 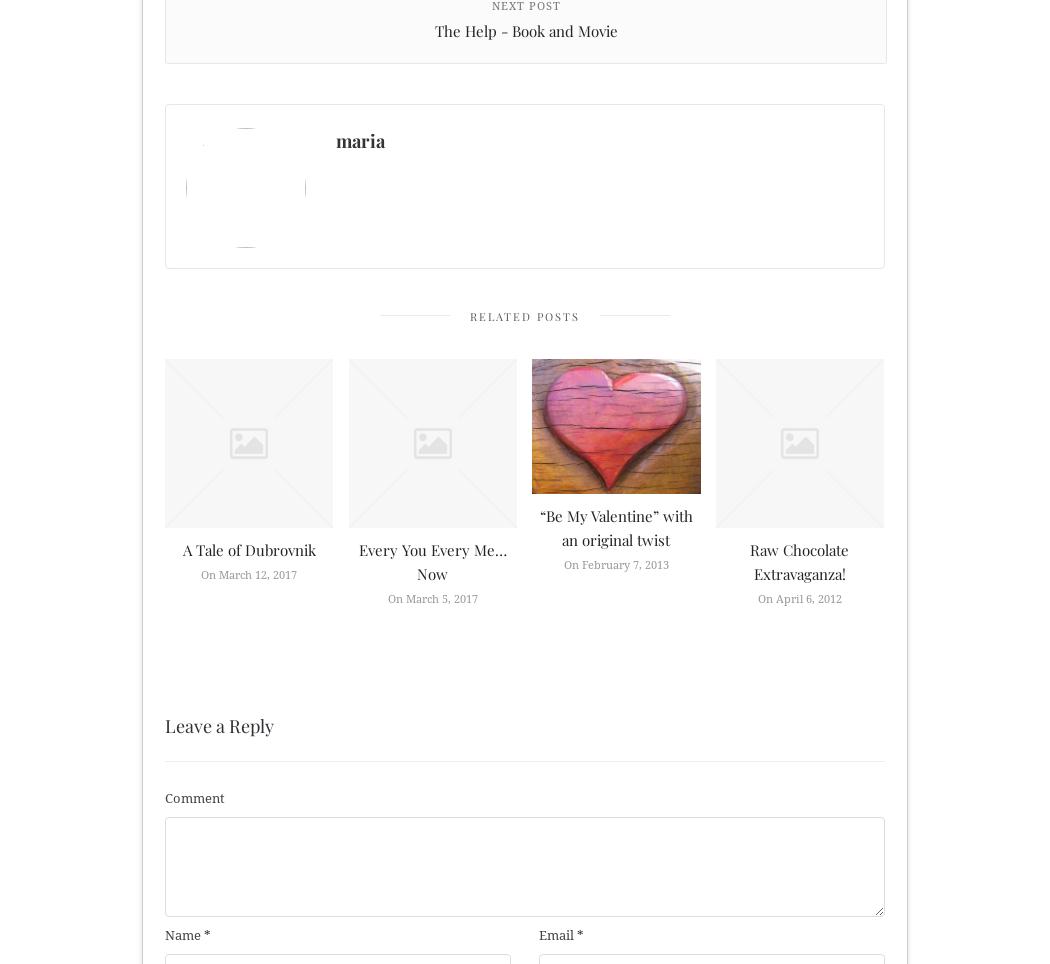 What do you see at coordinates (248, 573) in the screenshot?
I see `'On March 12, 2017'` at bounding box center [248, 573].